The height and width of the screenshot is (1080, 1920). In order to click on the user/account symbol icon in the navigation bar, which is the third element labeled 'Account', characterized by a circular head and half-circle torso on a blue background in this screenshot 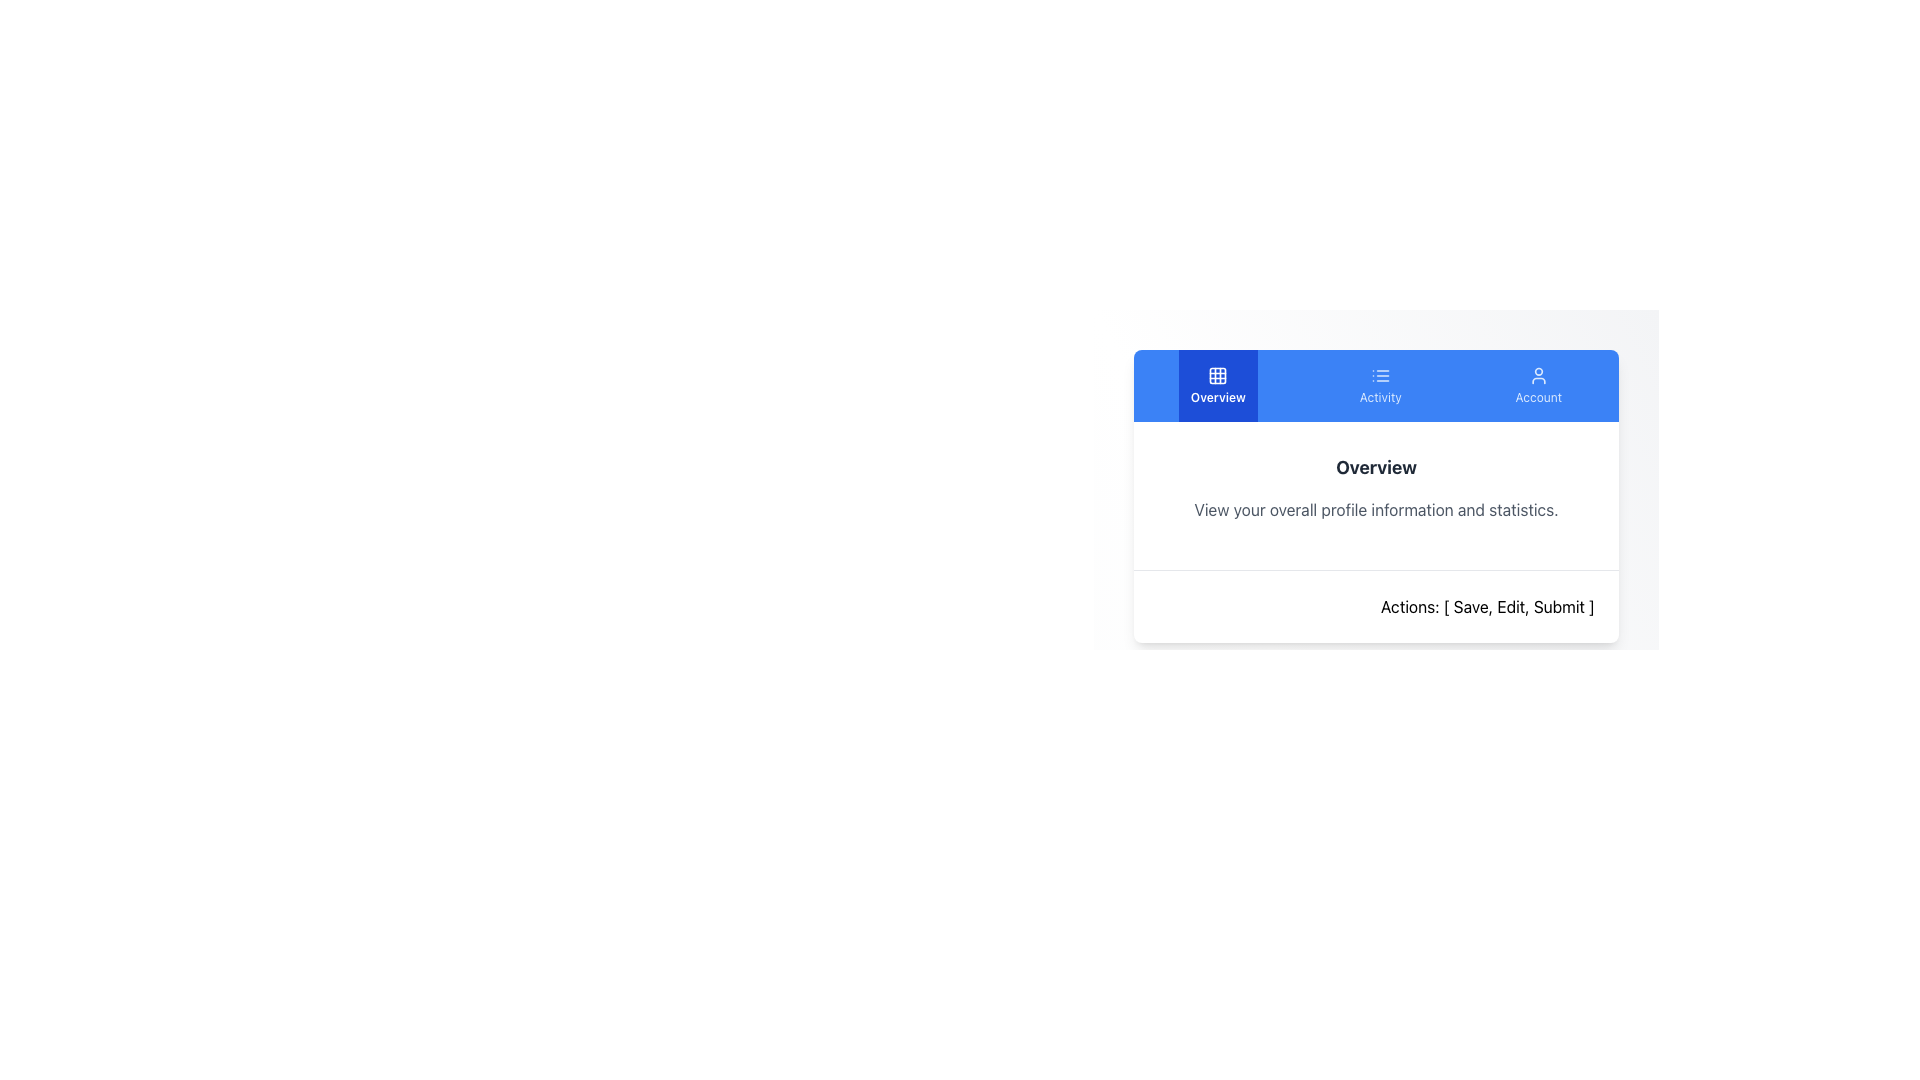, I will do `click(1537, 375)`.